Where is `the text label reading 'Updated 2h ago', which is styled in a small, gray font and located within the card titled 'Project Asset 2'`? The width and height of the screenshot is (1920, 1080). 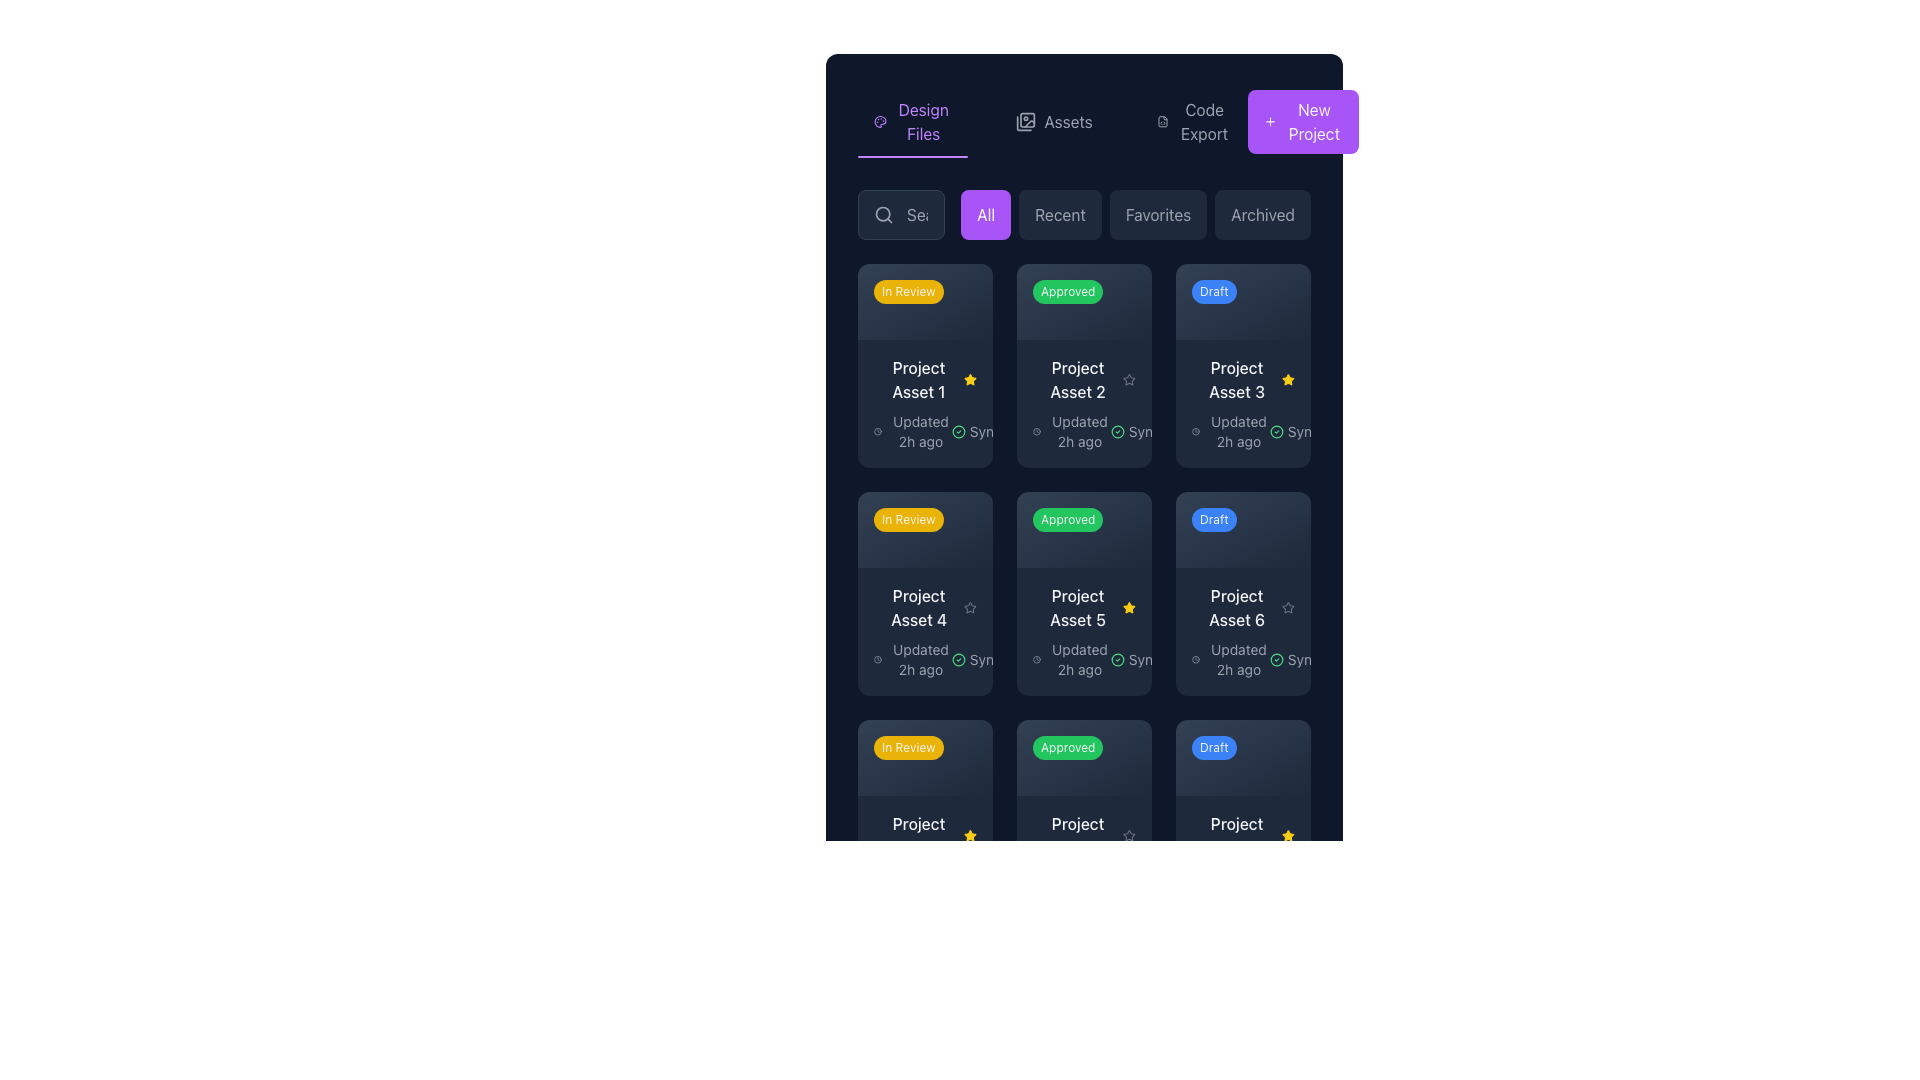 the text label reading 'Updated 2h ago', which is styled in a small, gray font and located within the card titled 'Project Asset 2' is located at coordinates (1083, 430).